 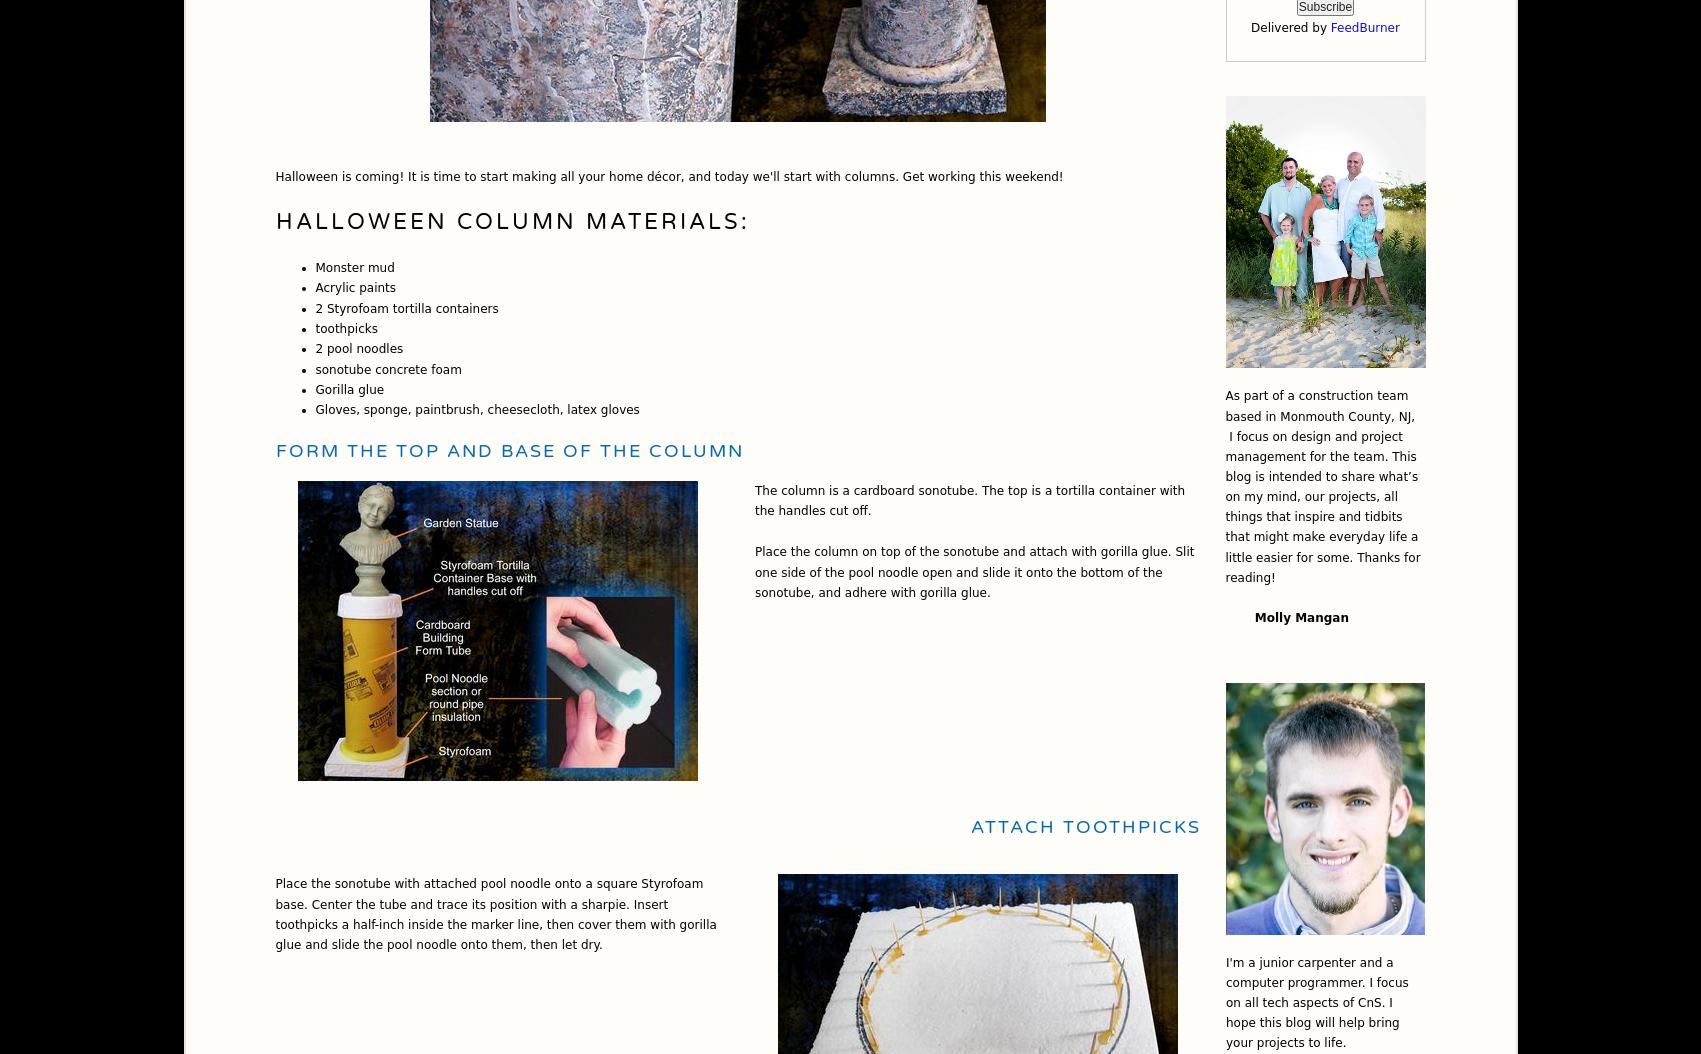 I want to click on 'I'm a junior carpenter and a computer programmer. I focus on all tech aspects of CnS. I hope this blog will help bring your projects to life.', so click(x=1226, y=1001).